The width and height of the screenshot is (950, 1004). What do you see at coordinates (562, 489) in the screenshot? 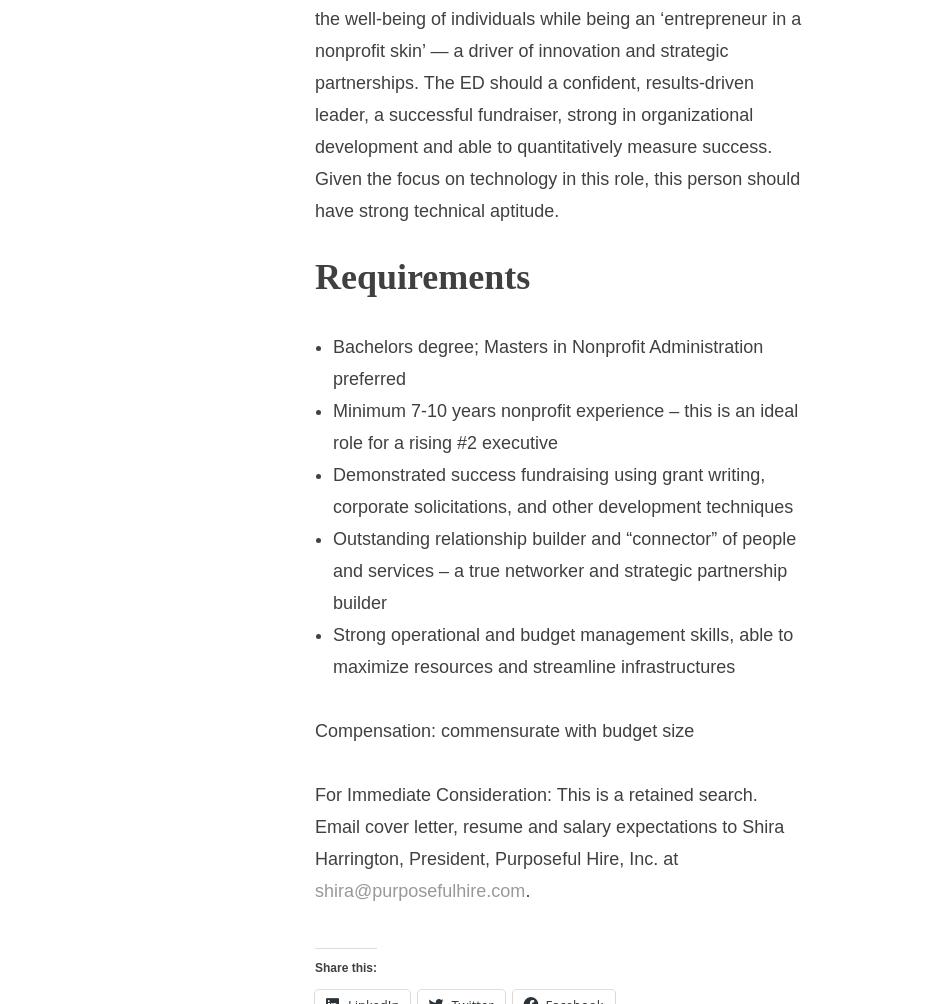
I see `'Demonstrated success fundraising using grant writing, corporate solicitations, and other development techniques'` at bounding box center [562, 489].